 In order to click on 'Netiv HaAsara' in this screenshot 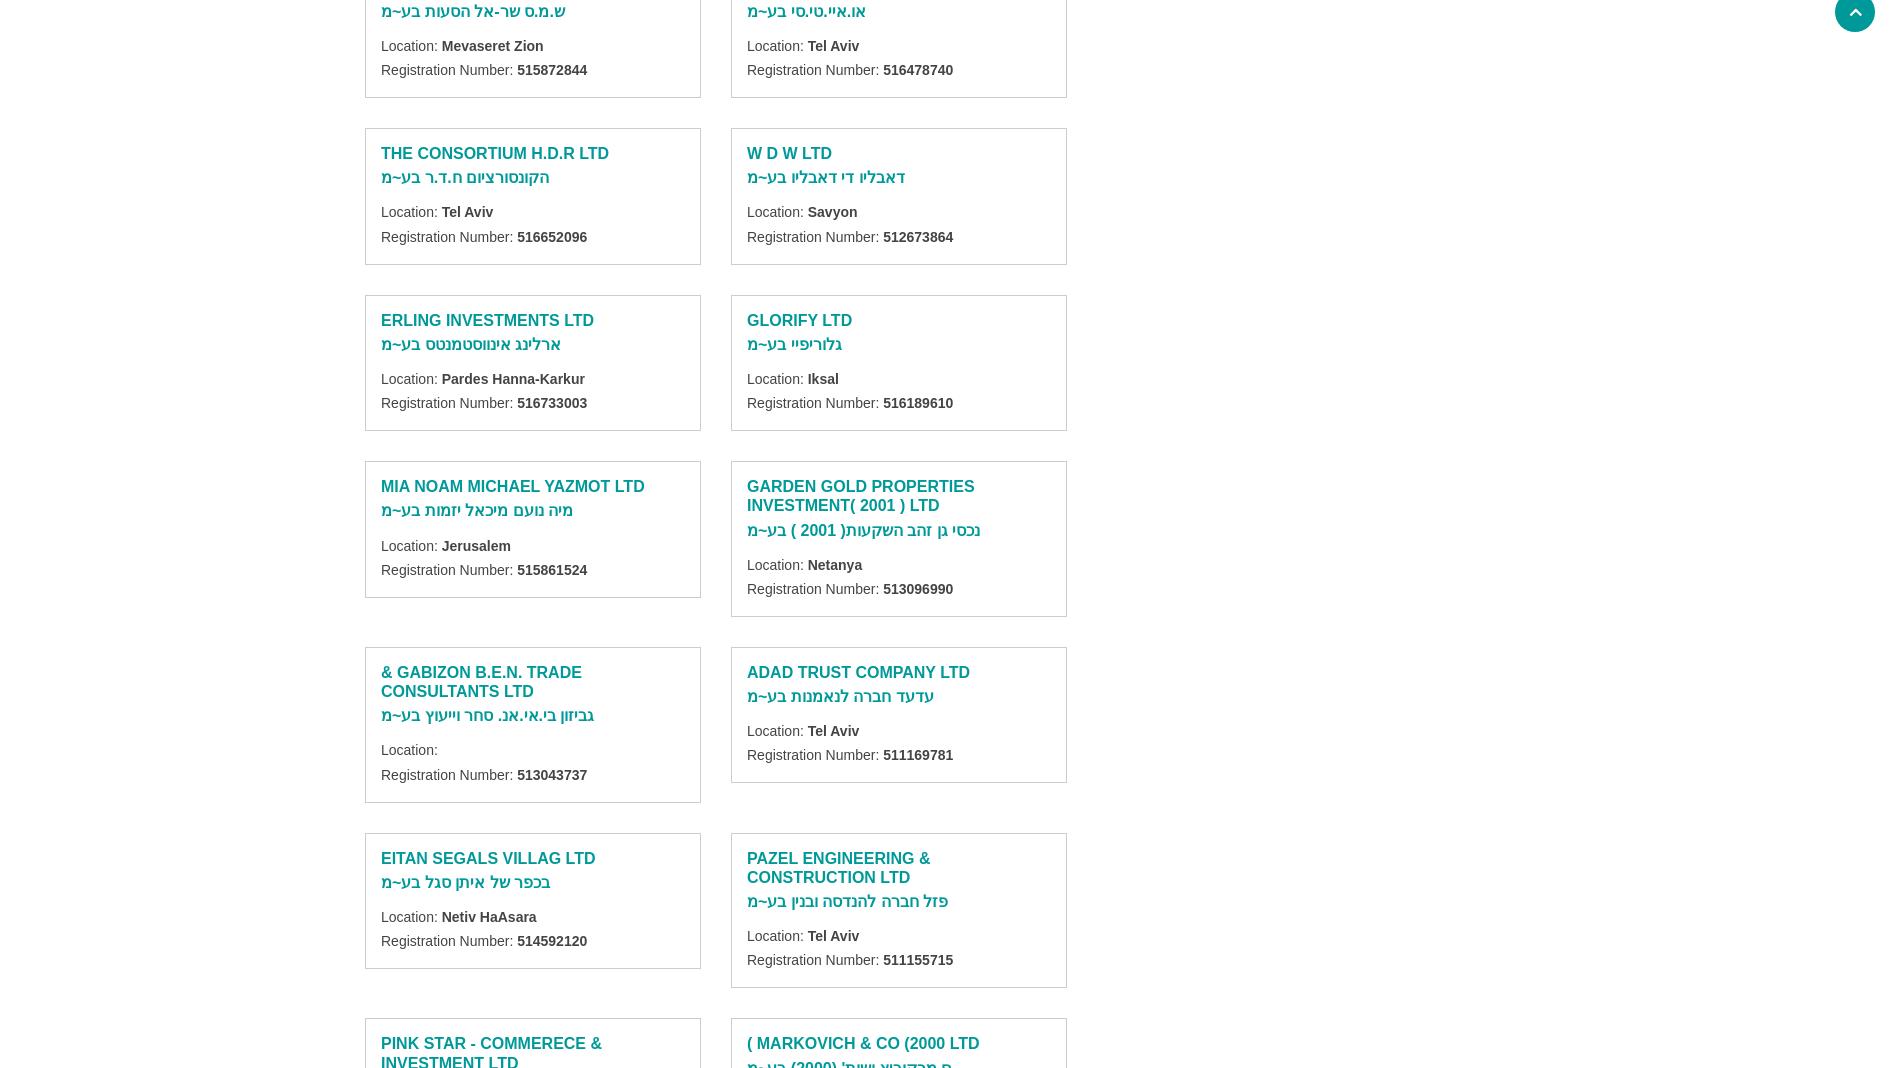, I will do `click(488, 915)`.